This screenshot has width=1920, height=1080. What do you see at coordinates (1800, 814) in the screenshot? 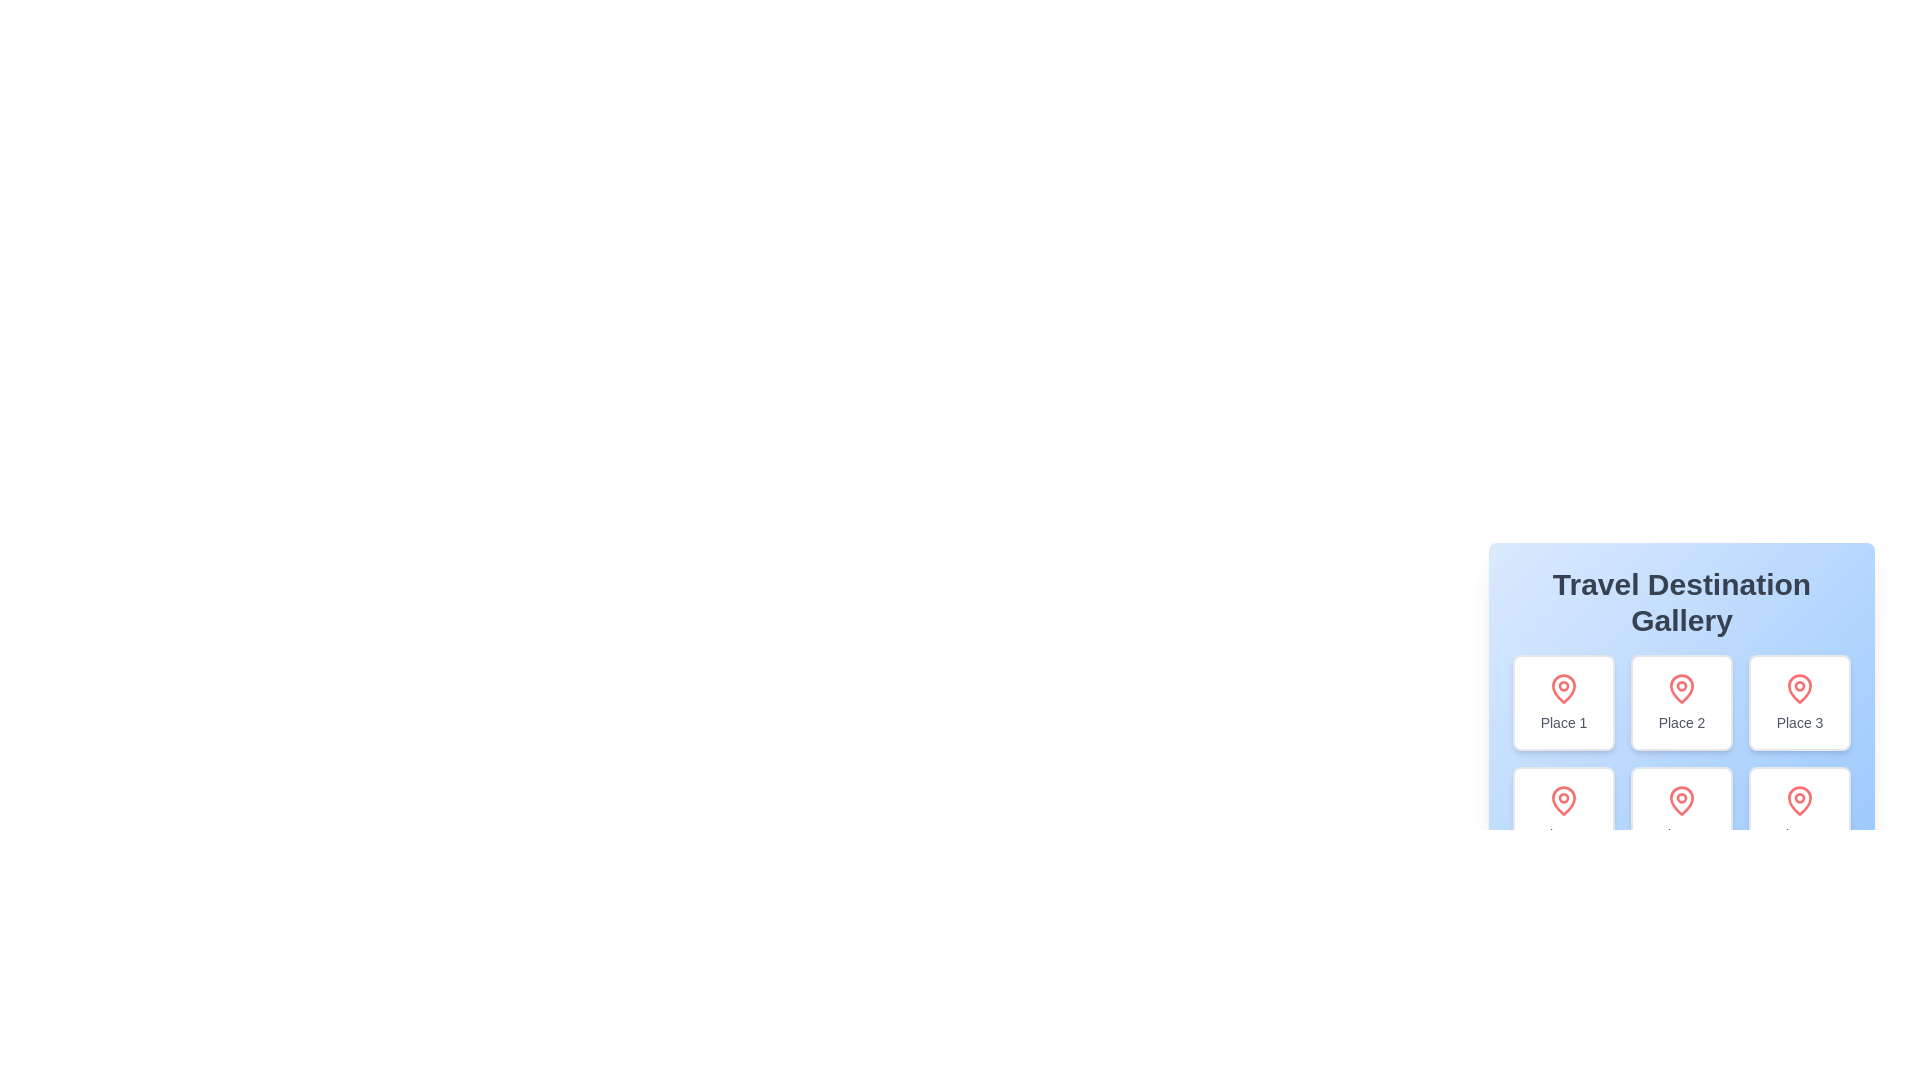
I see `the selectable card with a white background, light gray border, red map pin icon, and label 'Place 6' located in the Travel Destination Gallery` at bounding box center [1800, 814].